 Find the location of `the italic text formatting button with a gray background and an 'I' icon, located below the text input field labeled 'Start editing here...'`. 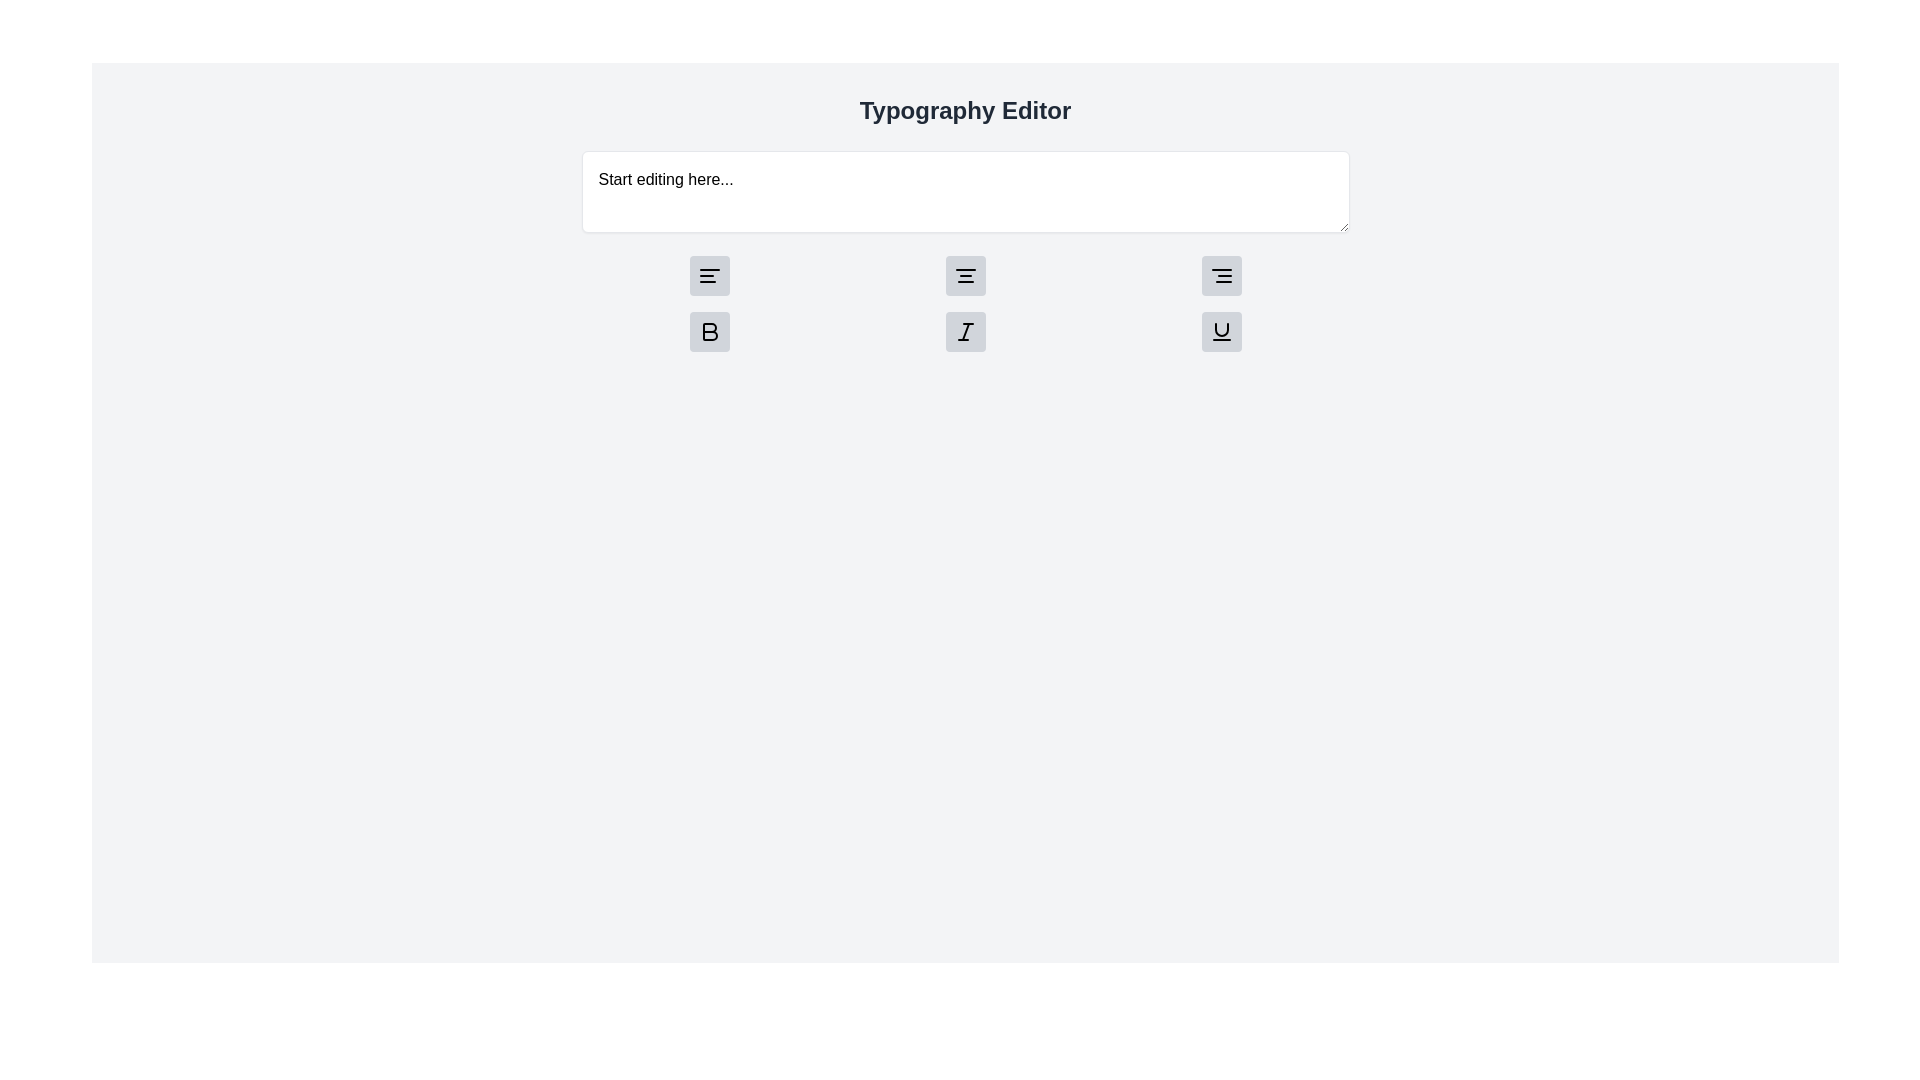

the italic text formatting button with a gray background and an 'I' icon, located below the text input field labeled 'Start editing here...' is located at coordinates (965, 330).